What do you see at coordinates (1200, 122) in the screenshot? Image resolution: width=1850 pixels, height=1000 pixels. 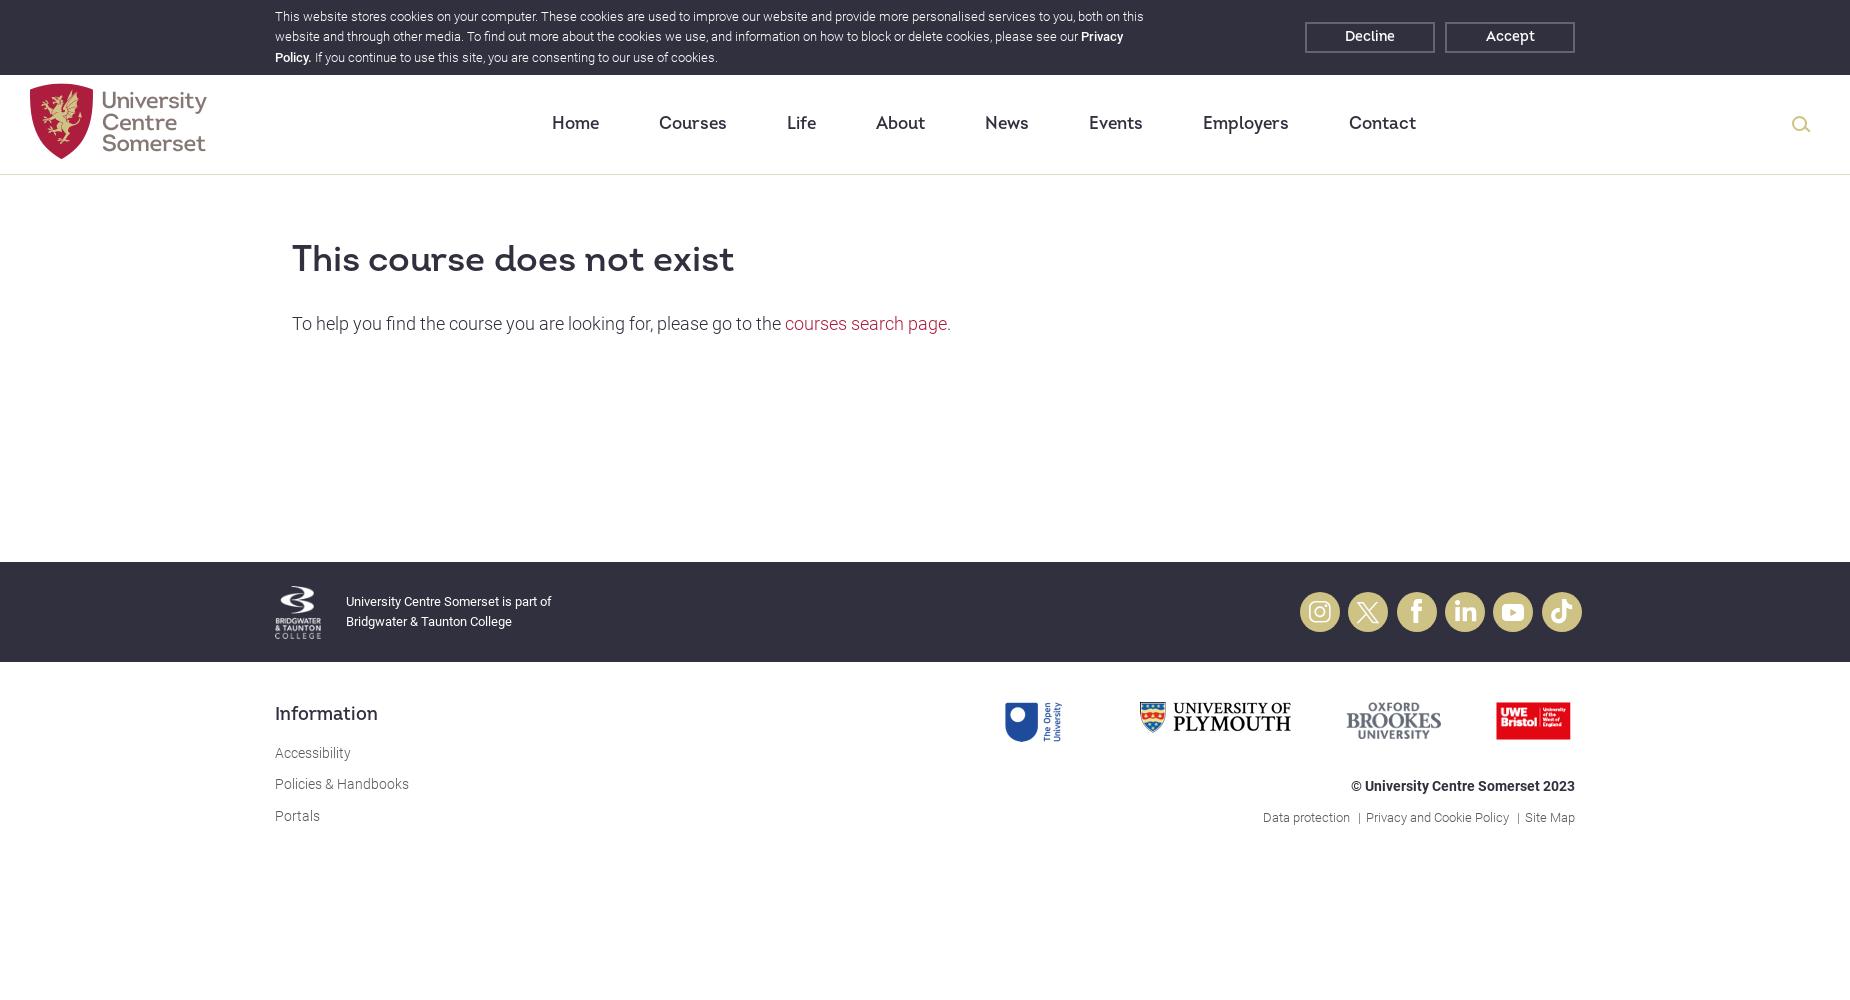 I see `'Employers'` at bounding box center [1200, 122].